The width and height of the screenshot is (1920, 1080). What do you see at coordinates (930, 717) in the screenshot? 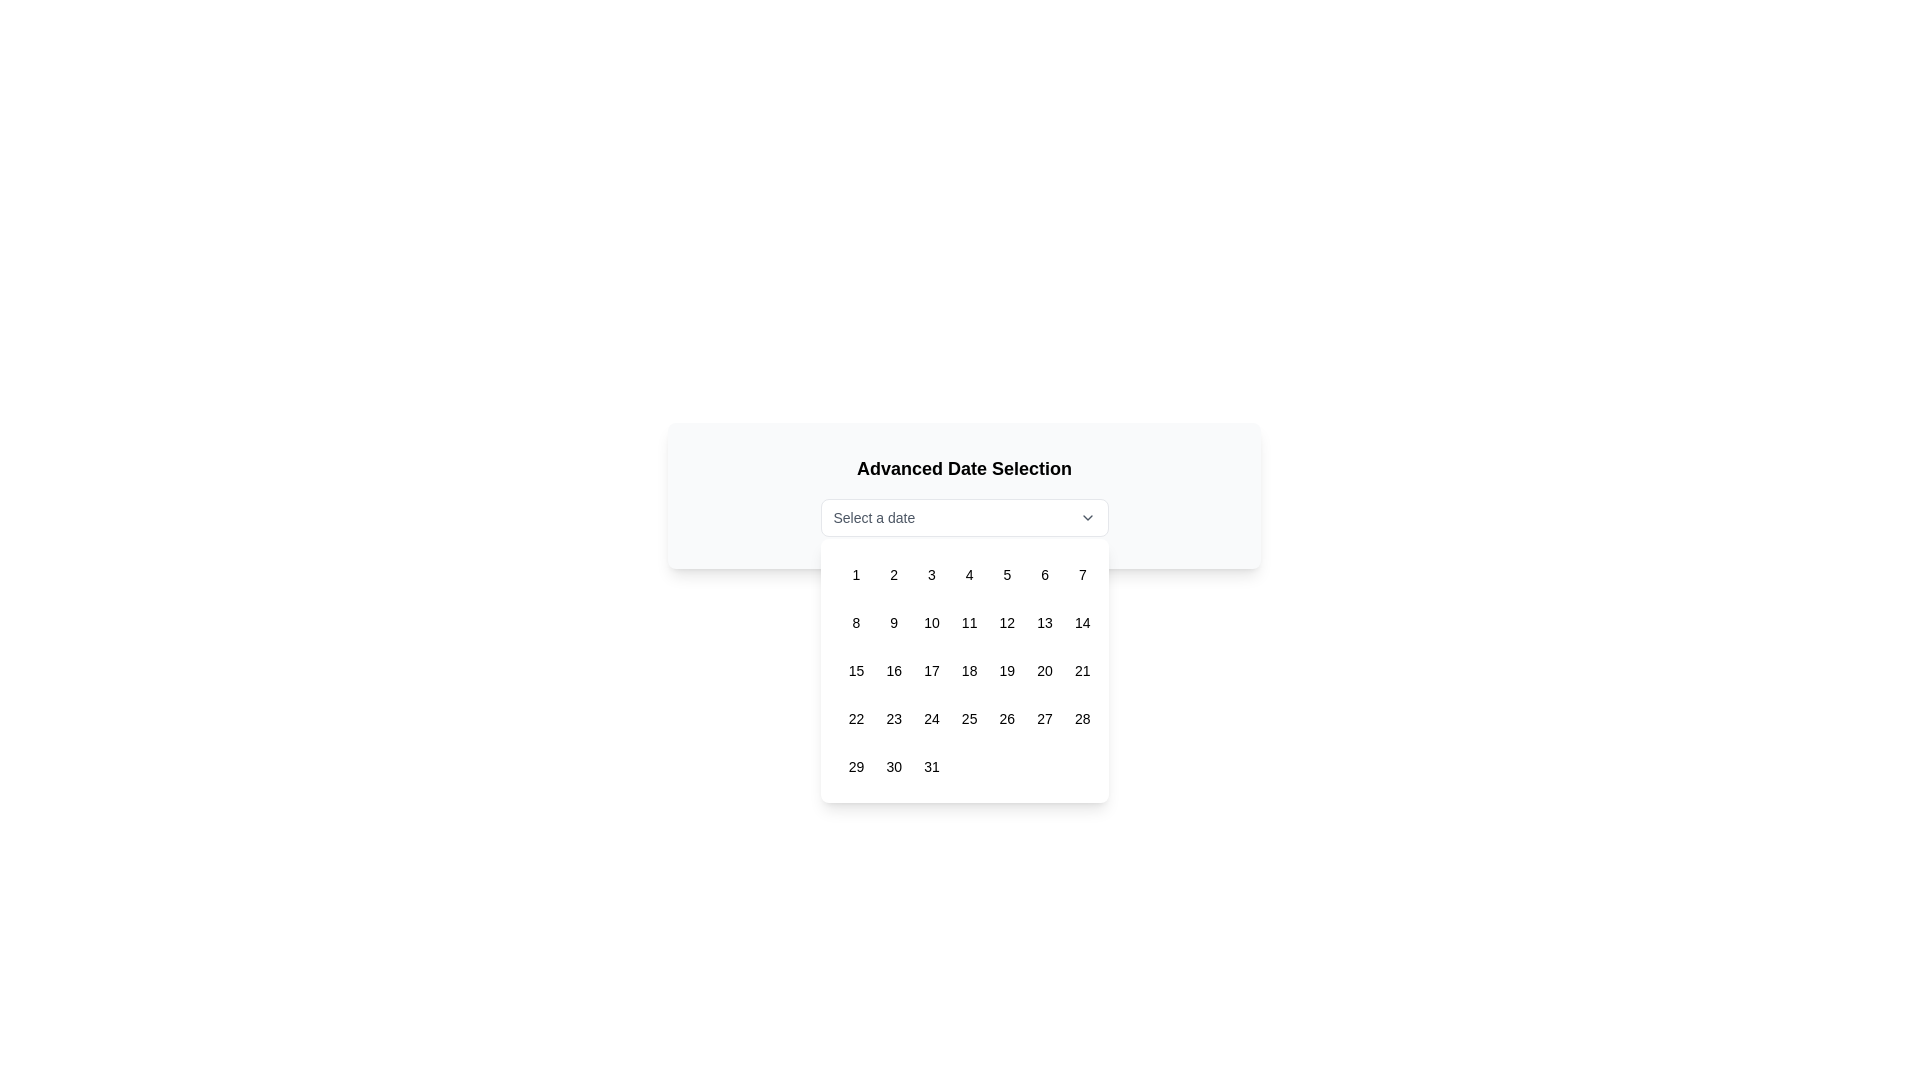
I see `the button` at bounding box center [930, 717].